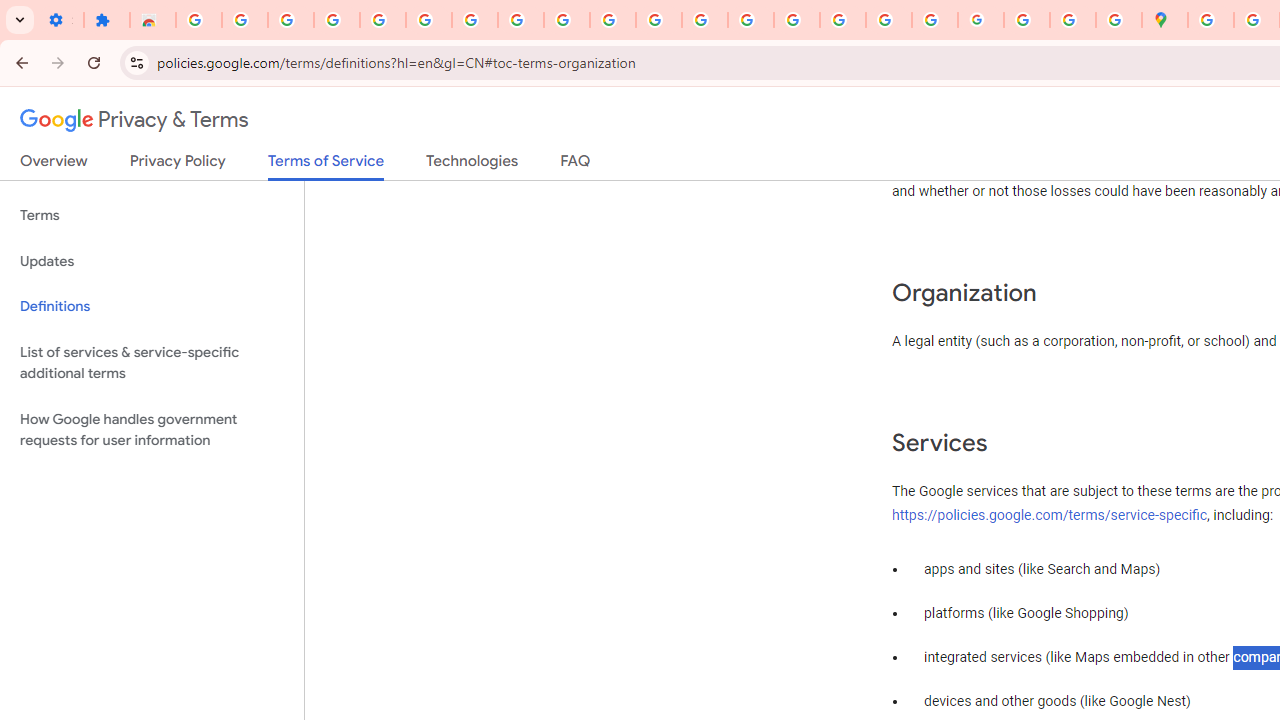 The height and width of the screenshot is (720, 1280). Describe the element at coordinates (134, 120) in the screenshot. I see `'Privacy & Terms'` at that location.